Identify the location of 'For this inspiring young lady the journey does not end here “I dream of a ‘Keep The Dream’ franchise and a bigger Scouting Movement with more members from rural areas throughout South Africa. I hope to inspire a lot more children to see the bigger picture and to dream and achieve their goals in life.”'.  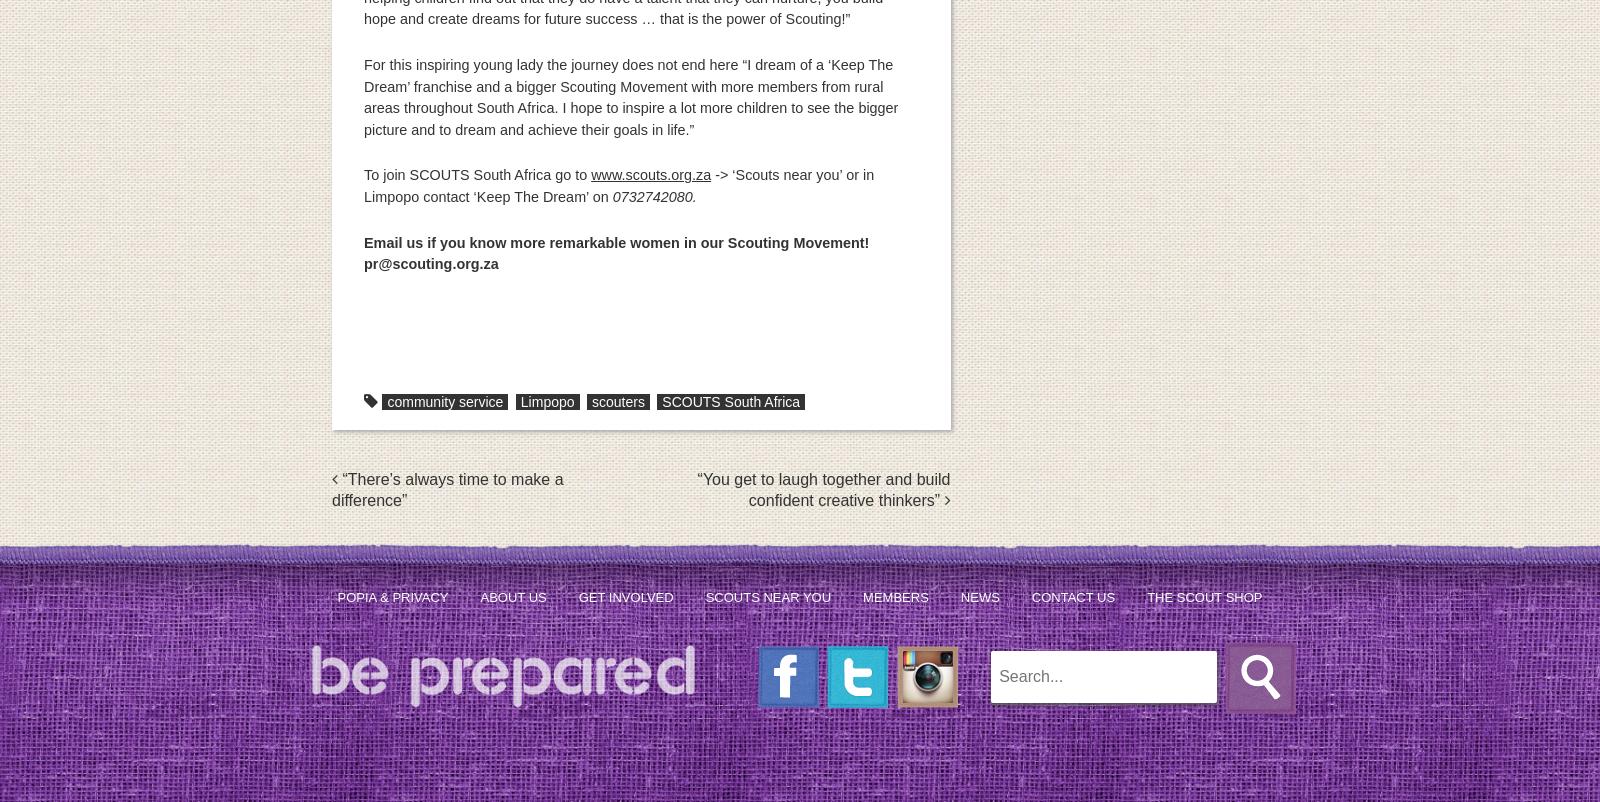
(631, 96).